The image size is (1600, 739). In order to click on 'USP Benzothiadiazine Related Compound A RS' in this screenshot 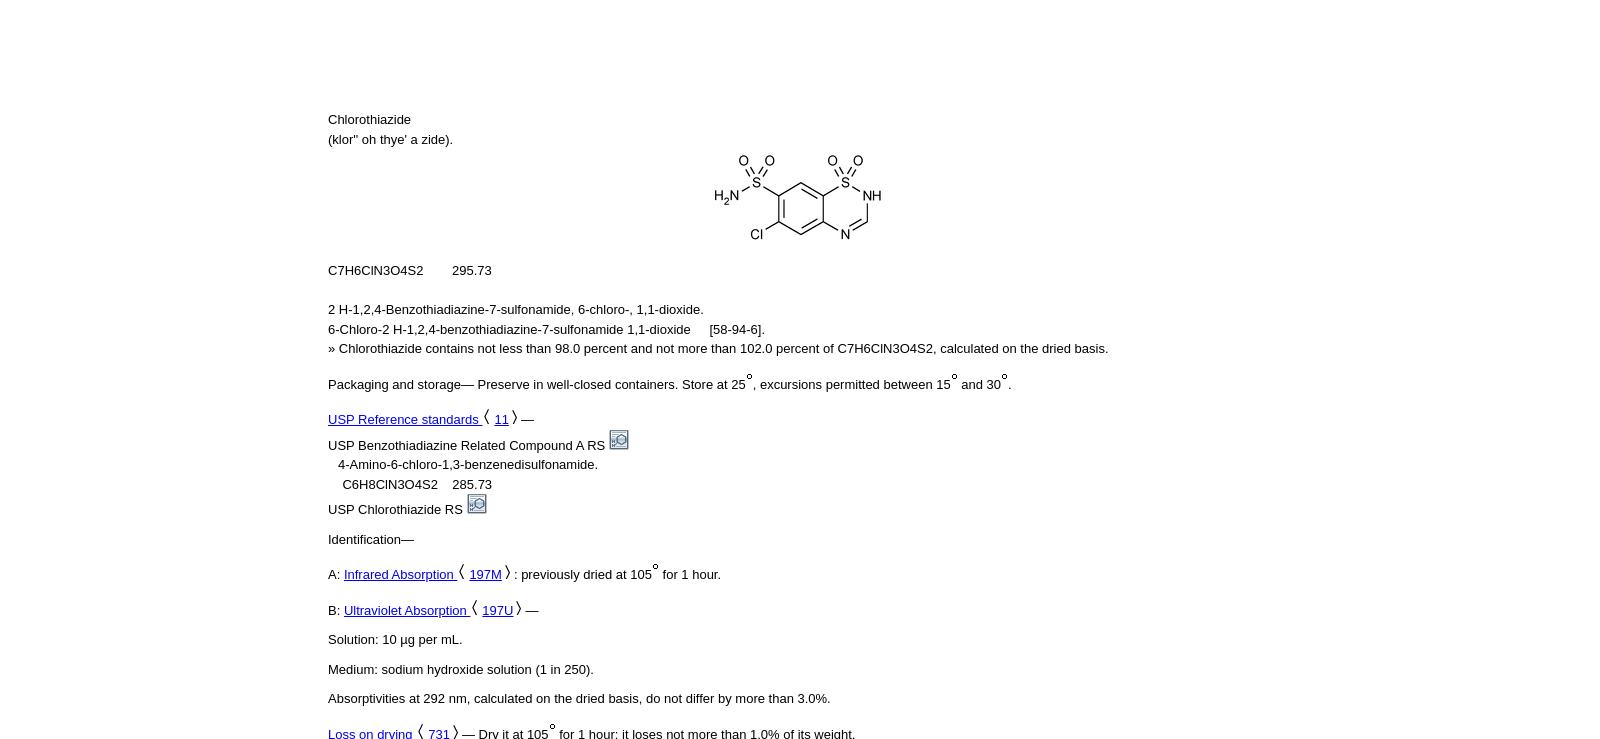, I will do `click(467, 444)`.